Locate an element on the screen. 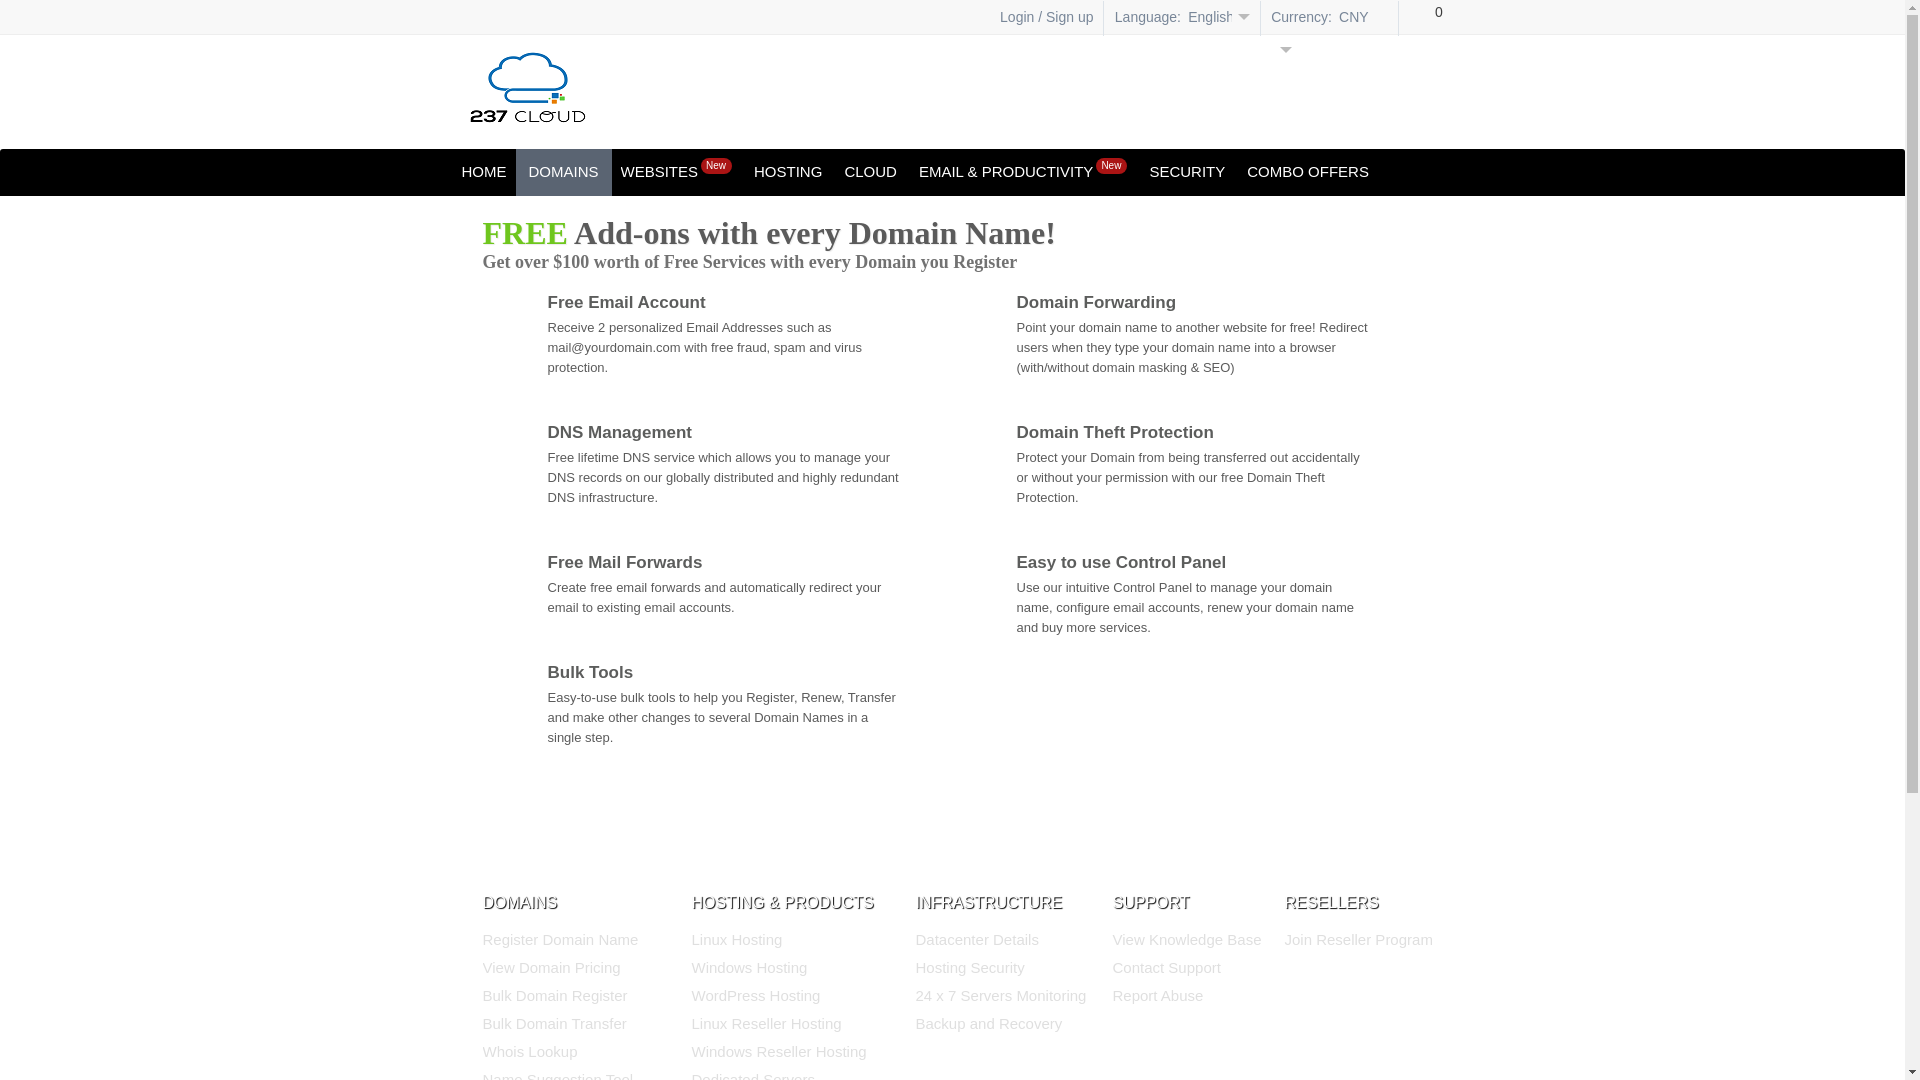 The image size is (1920, 1080). 'EMAIL & PRODUCTIVITYNew' is located at coordinates (1022, 171).